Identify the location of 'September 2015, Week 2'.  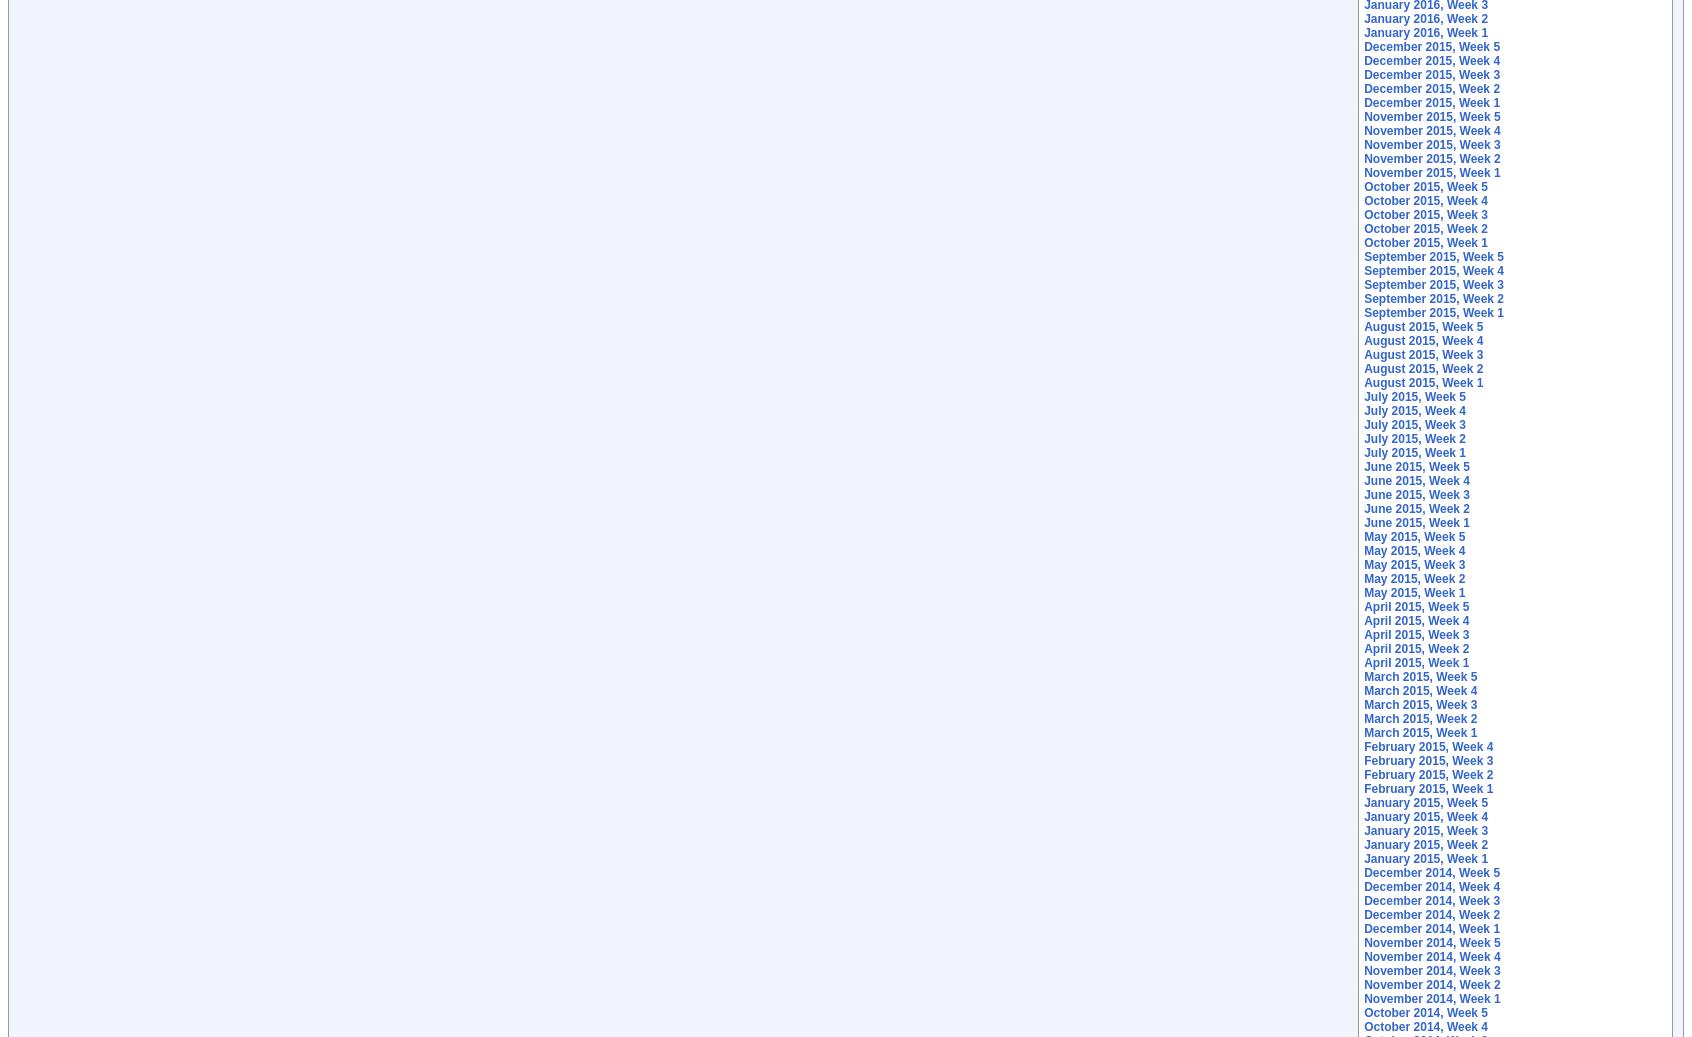
(1432, 297).